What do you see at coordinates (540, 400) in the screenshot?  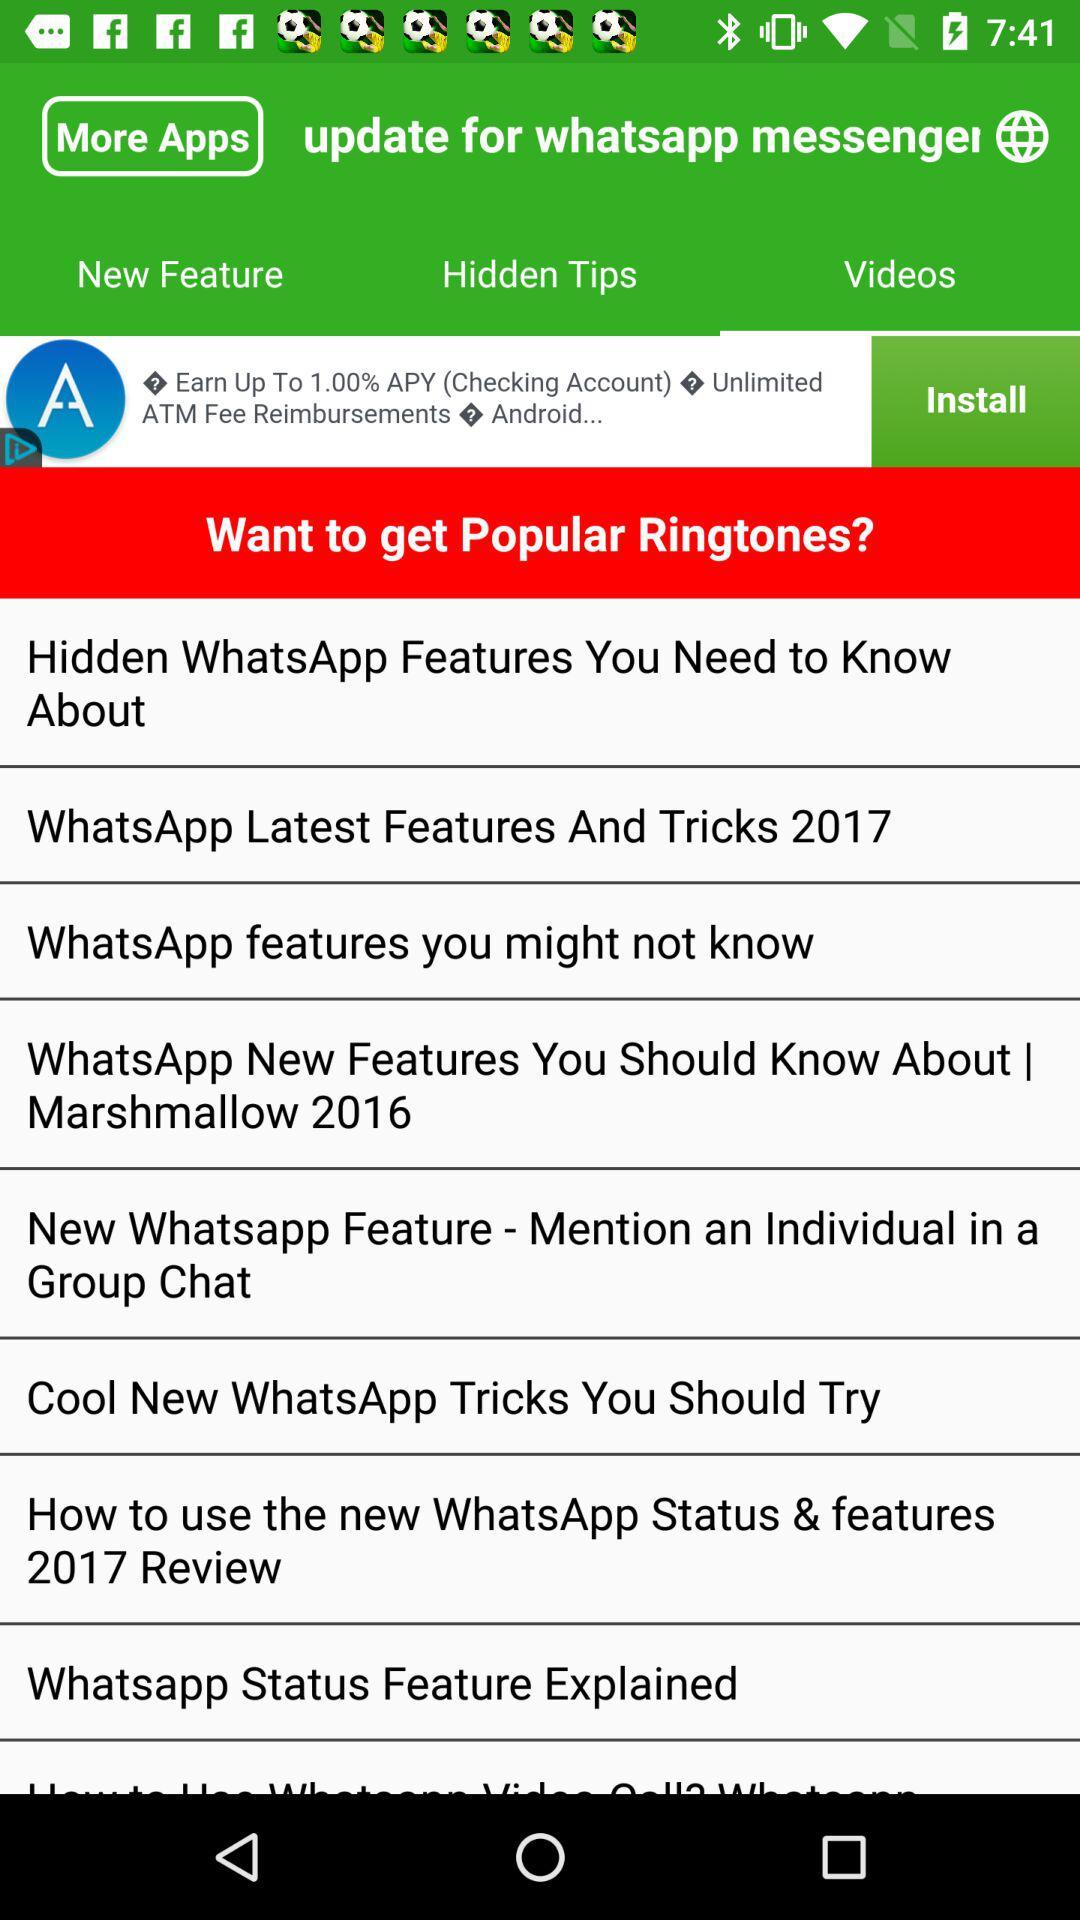 I see `good` at bounding box center [540, 400].